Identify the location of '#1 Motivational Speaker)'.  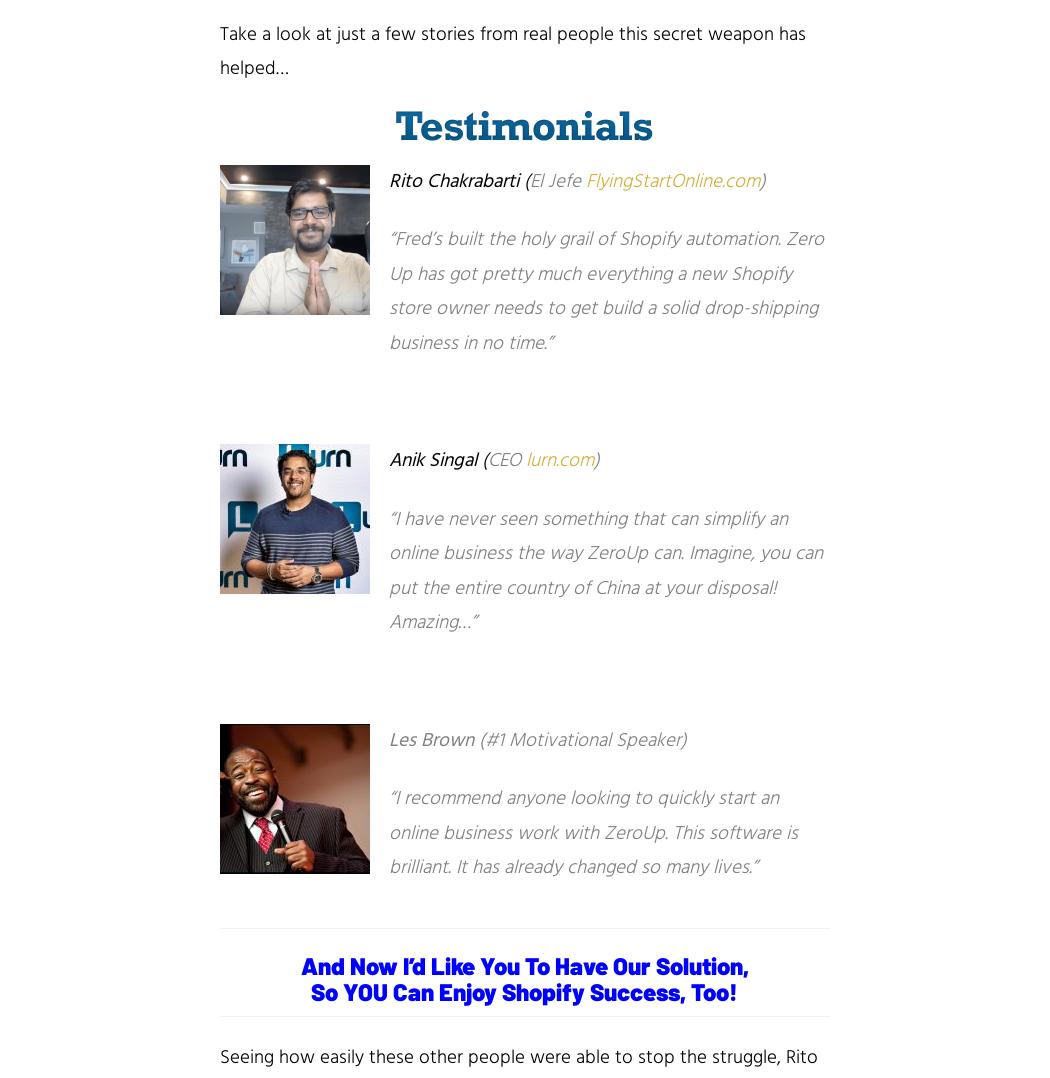
(585, 740).